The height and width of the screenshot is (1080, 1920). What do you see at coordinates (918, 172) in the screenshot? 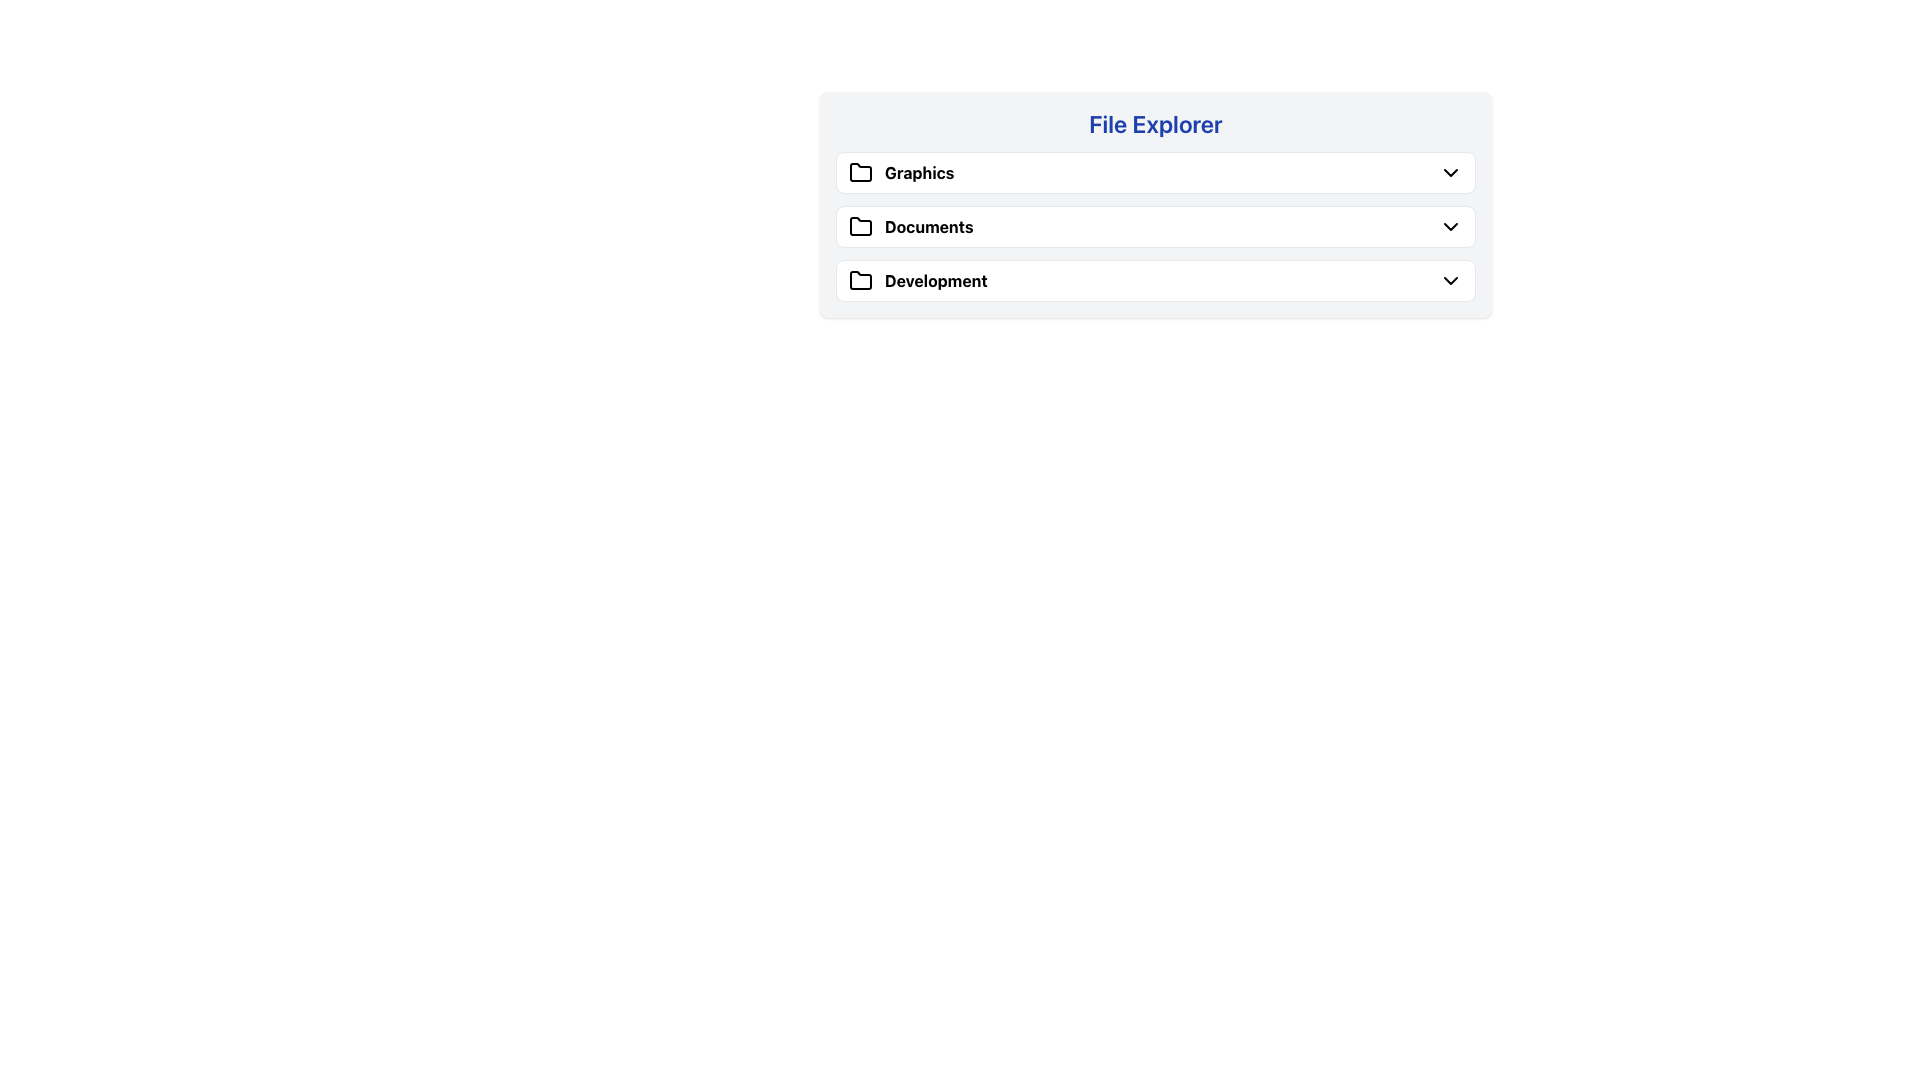
I see `the 'Graphics' text label in the file explorer` at bounding box center [918, 172].